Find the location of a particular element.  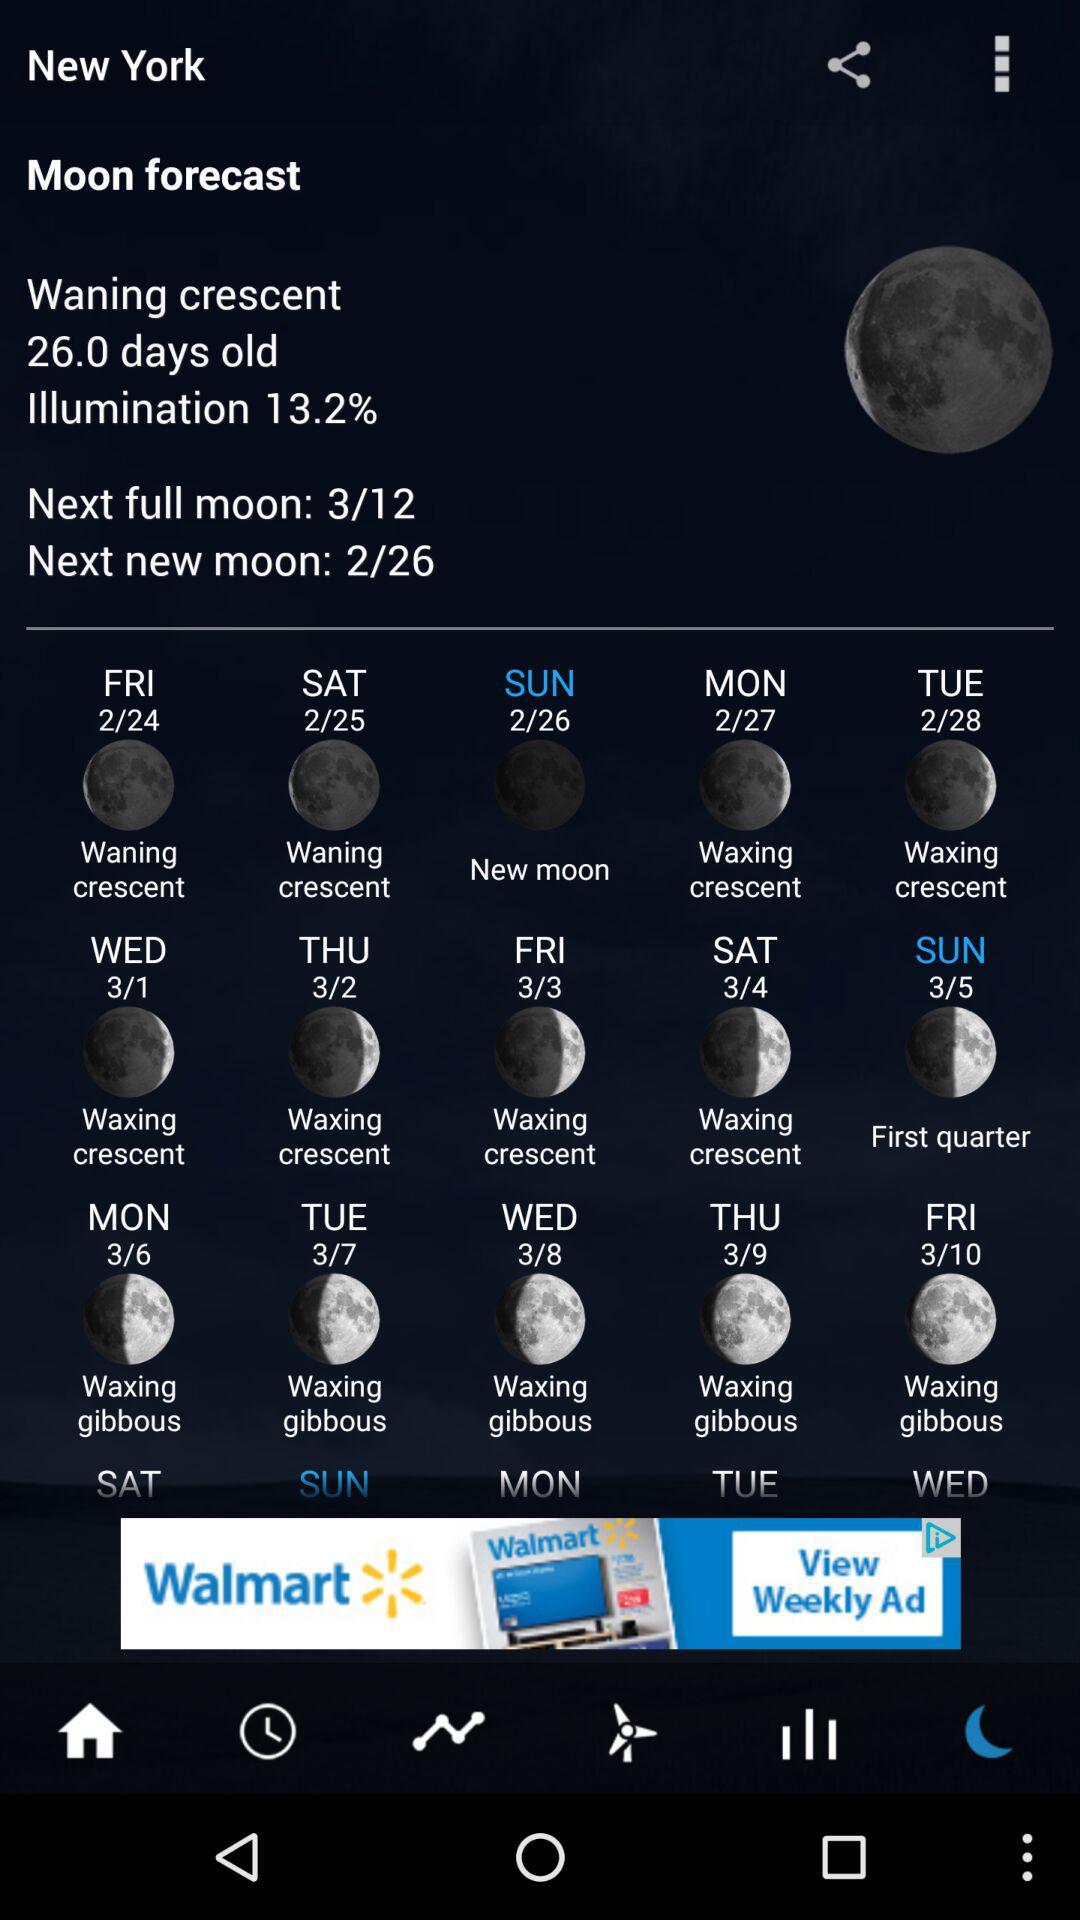

switch to forecast option is located at coordinates (628, 1728).